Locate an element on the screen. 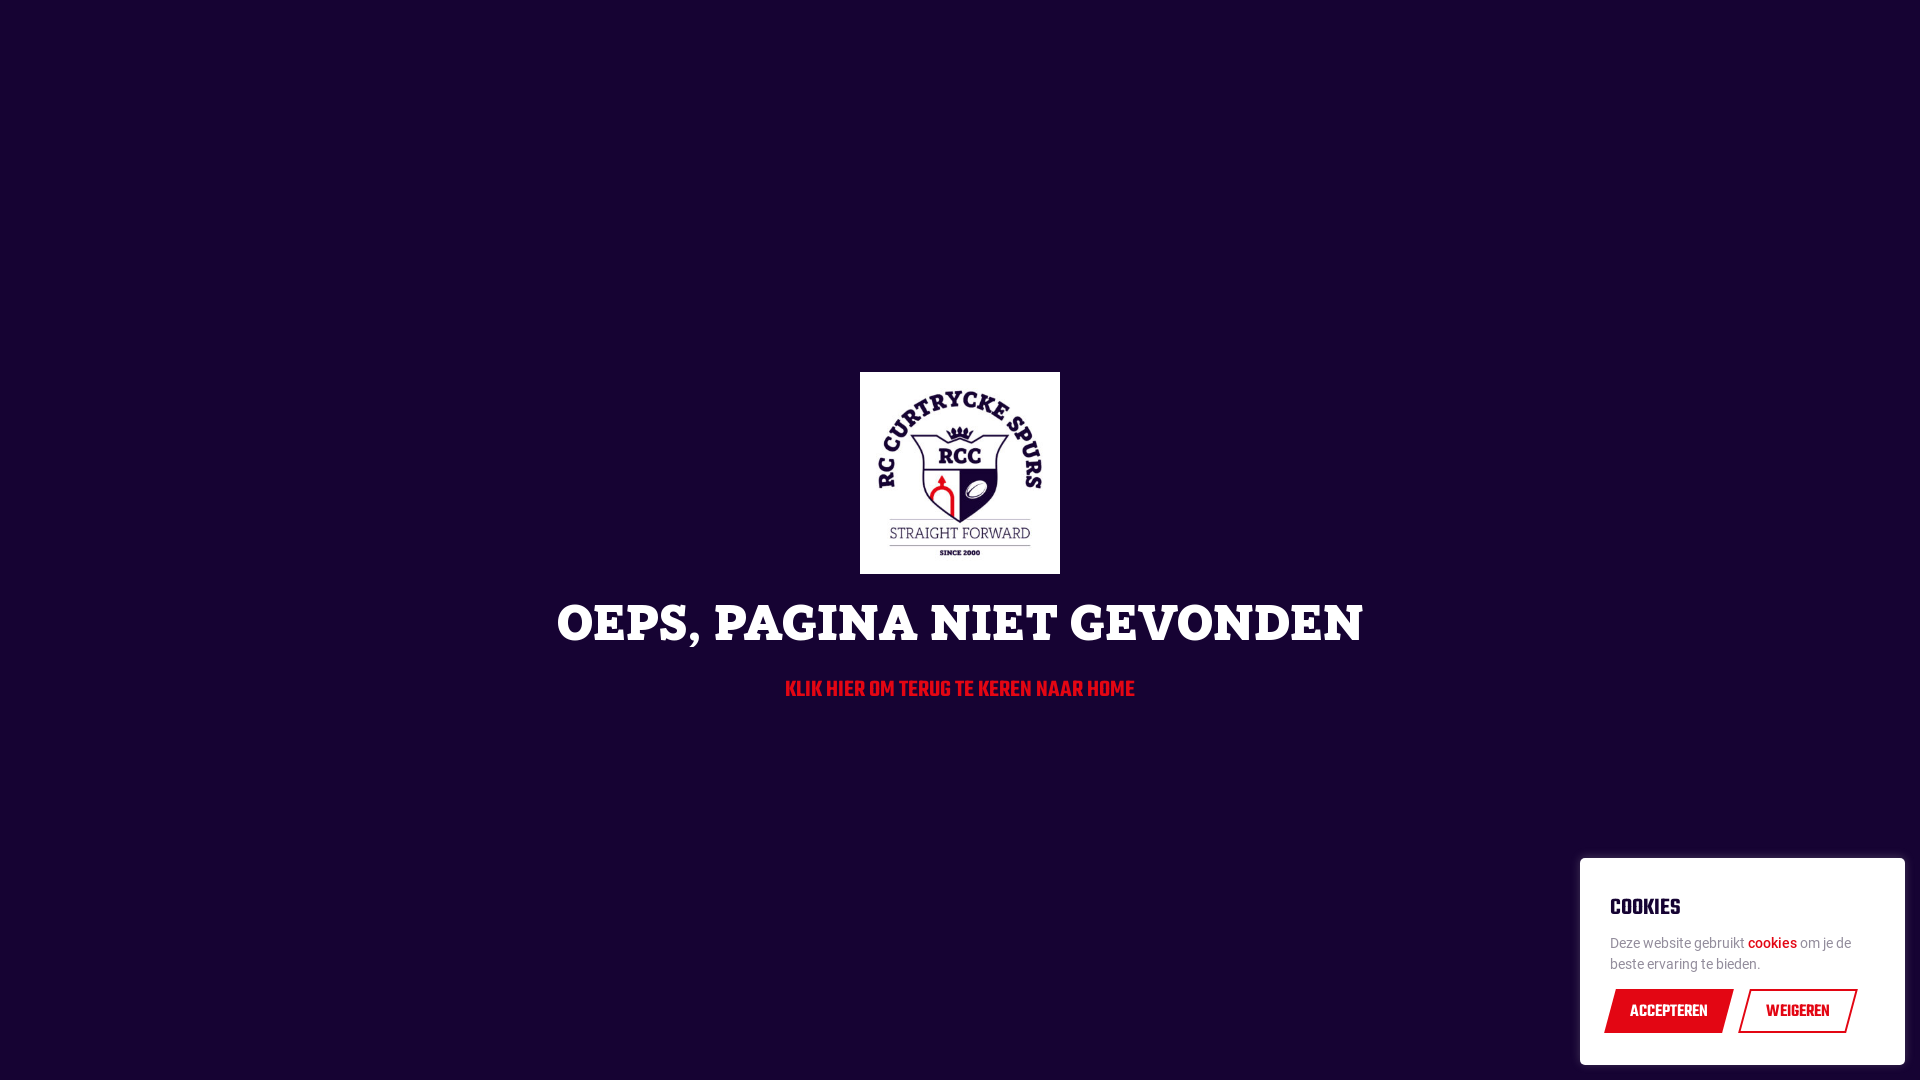 Image resolution: width=1920 pixels, height=1080 pixels. 'ACCEPTEREN' is located at coordinates (1669, 1011).